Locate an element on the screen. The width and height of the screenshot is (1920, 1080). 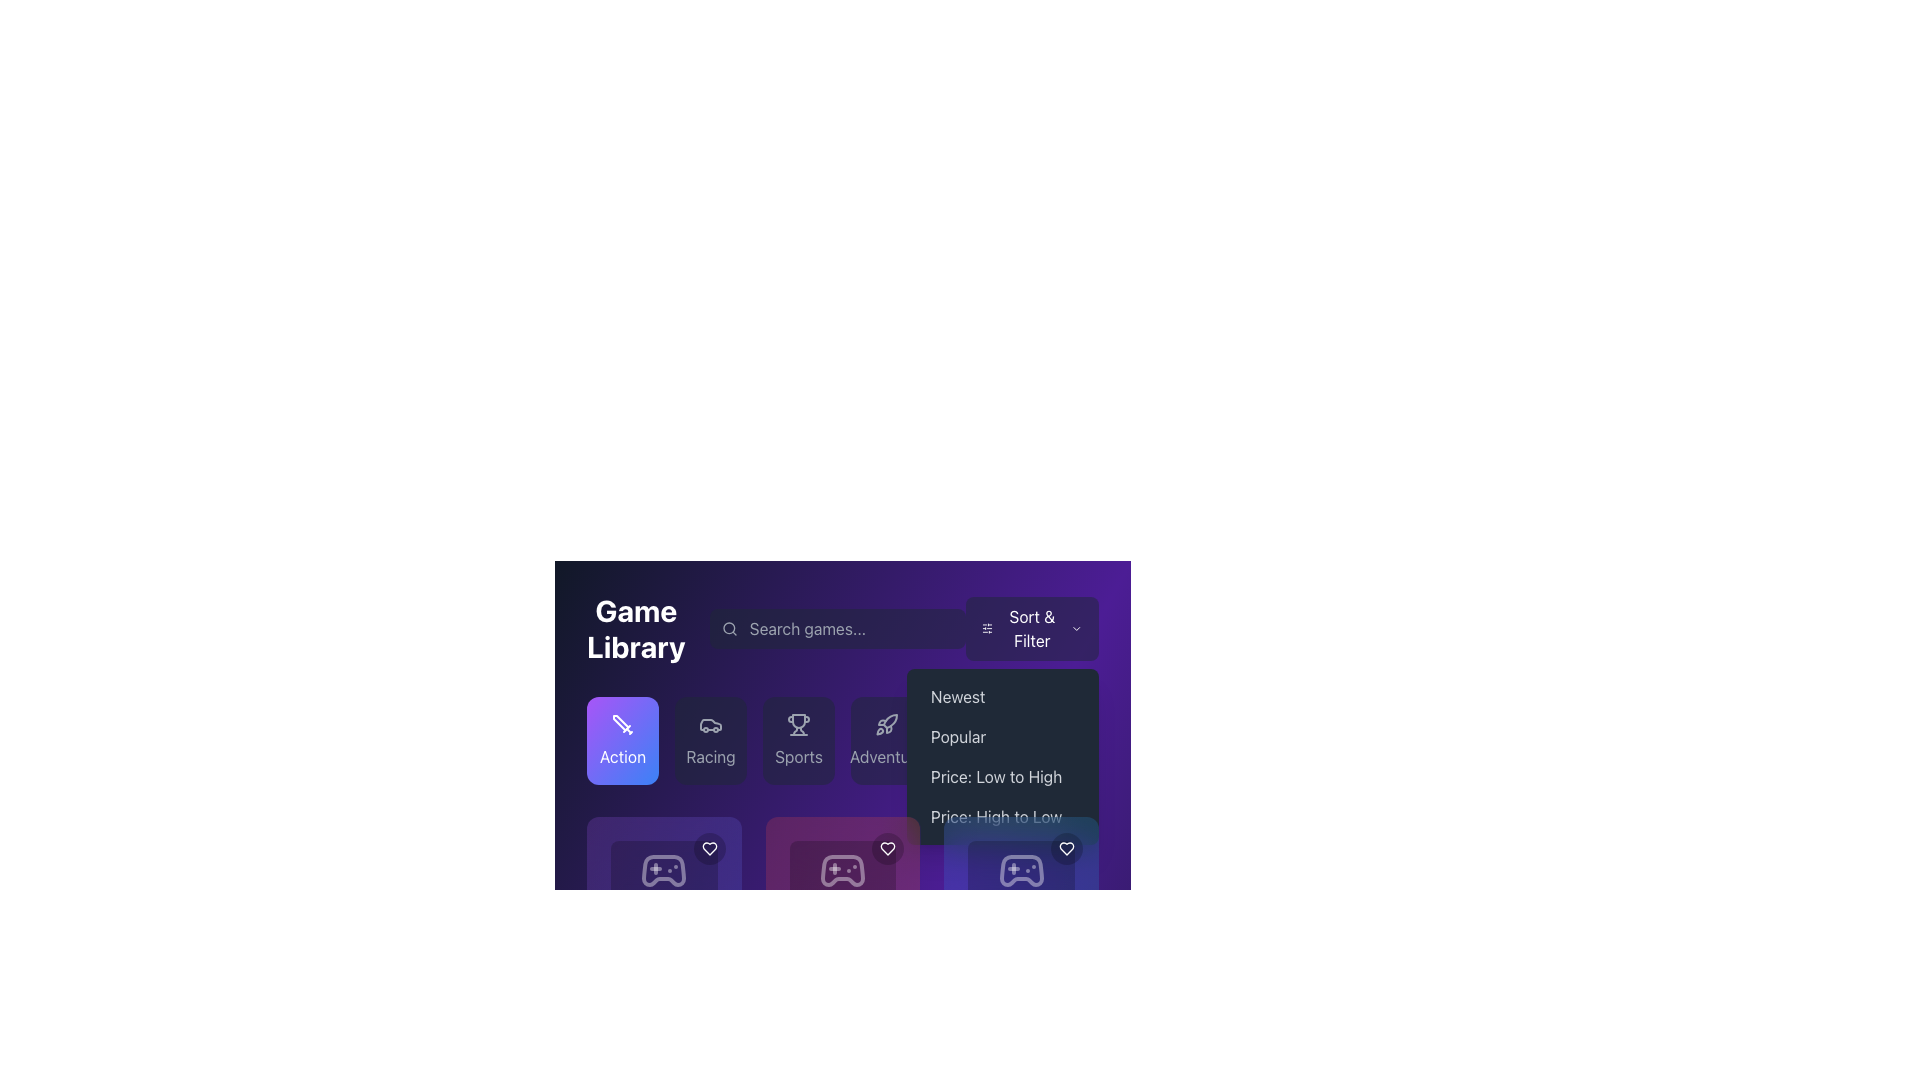
the 'Popular' dropdown option in the list is located at coordinates (1003, 736).